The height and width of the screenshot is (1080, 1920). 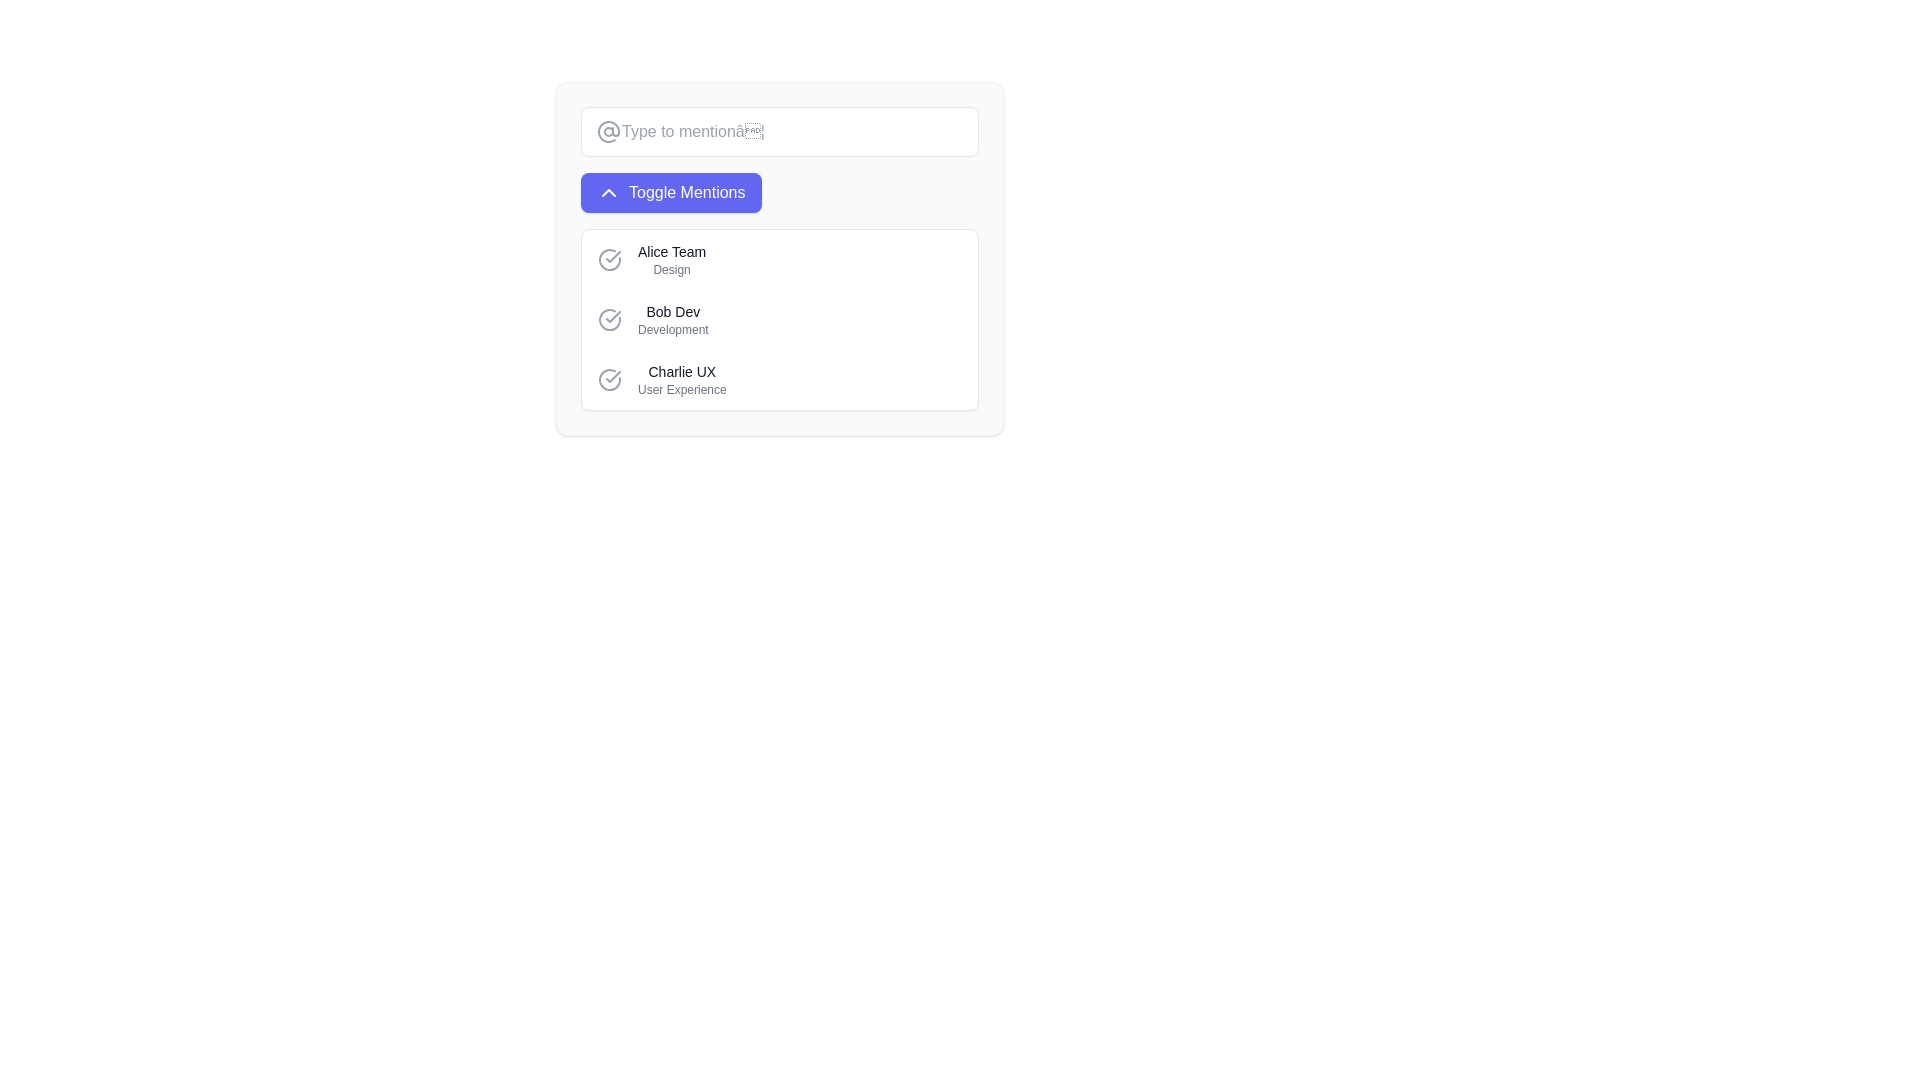 What do you see at coordinates (608, 192) in the screenshot?
I see `the upward-pointing chevron icon located on the left side of the 'Toggle Mentions' button` at bounding box center [608, 192].